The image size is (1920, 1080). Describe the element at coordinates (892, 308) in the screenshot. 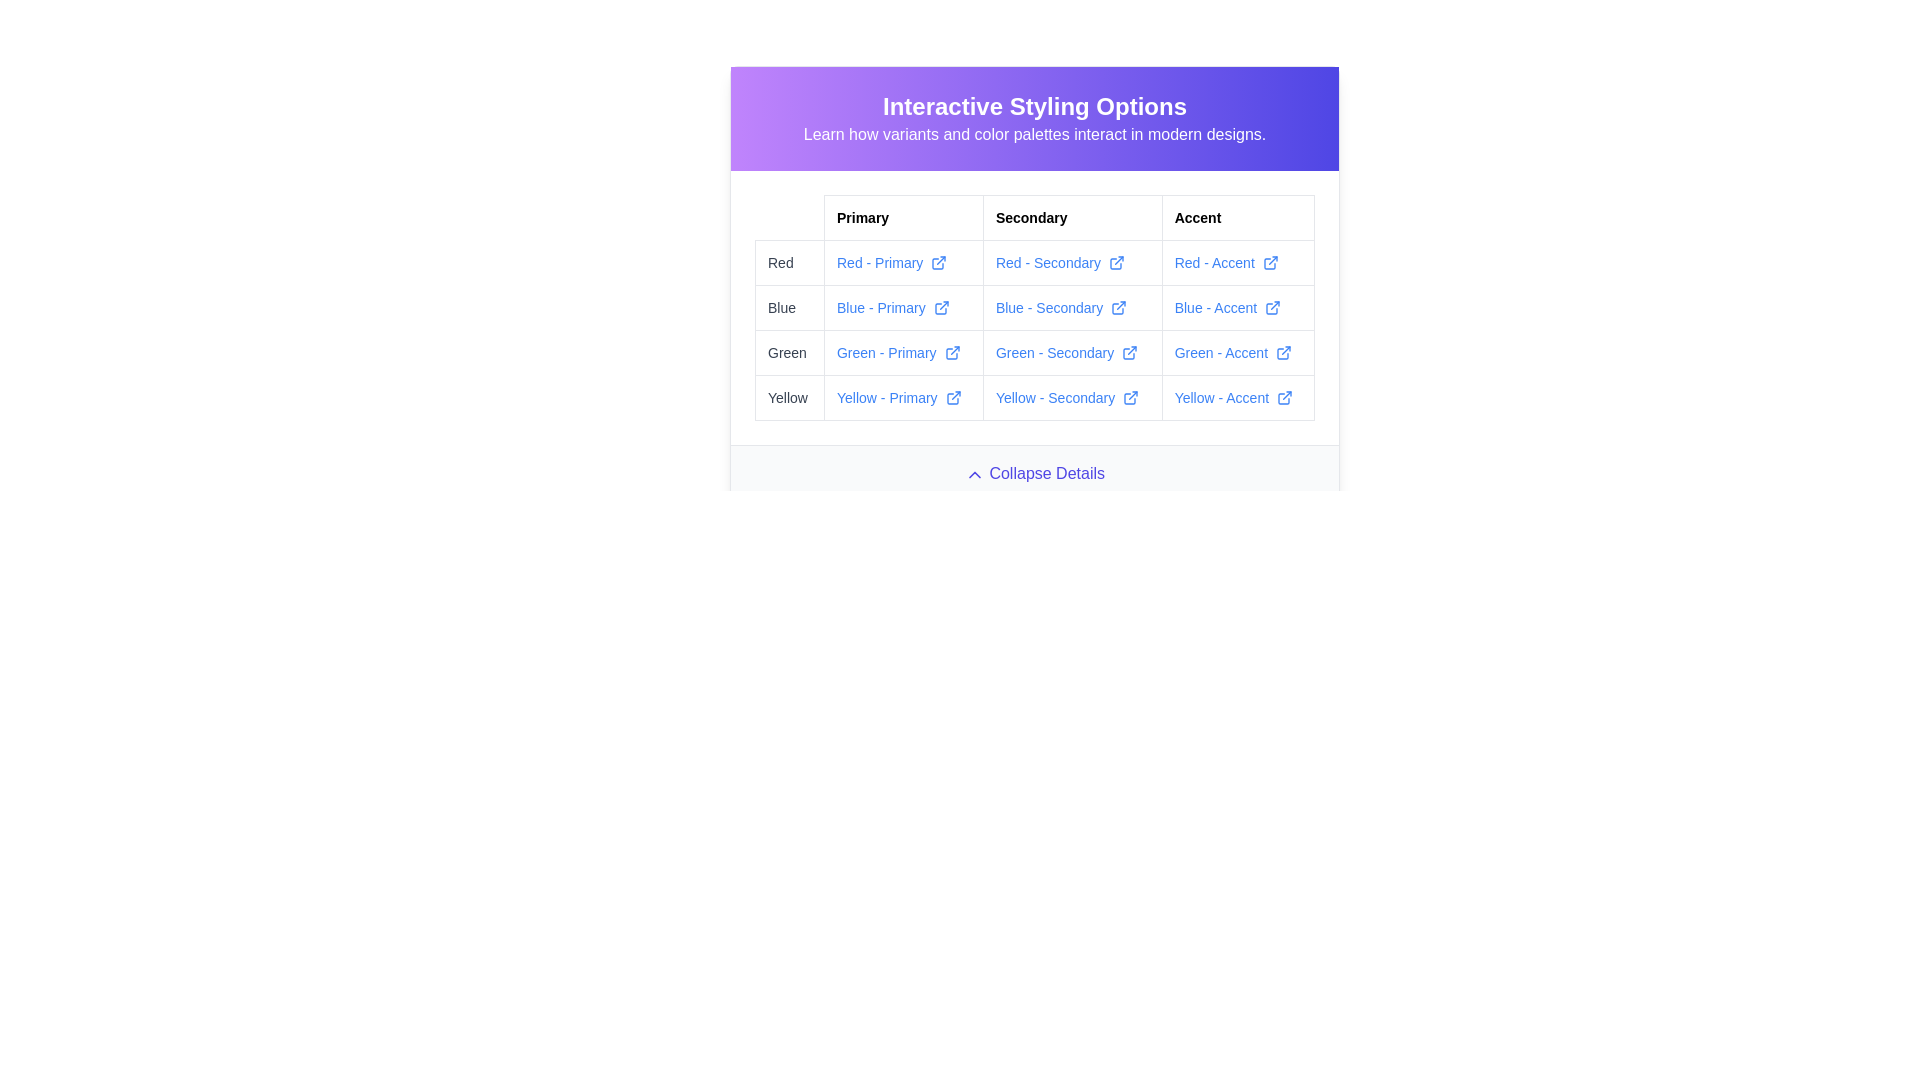

I see `the hyperlink located in the 'Primary' column under the 'Blue' row of the interactive styling options table` at that location.